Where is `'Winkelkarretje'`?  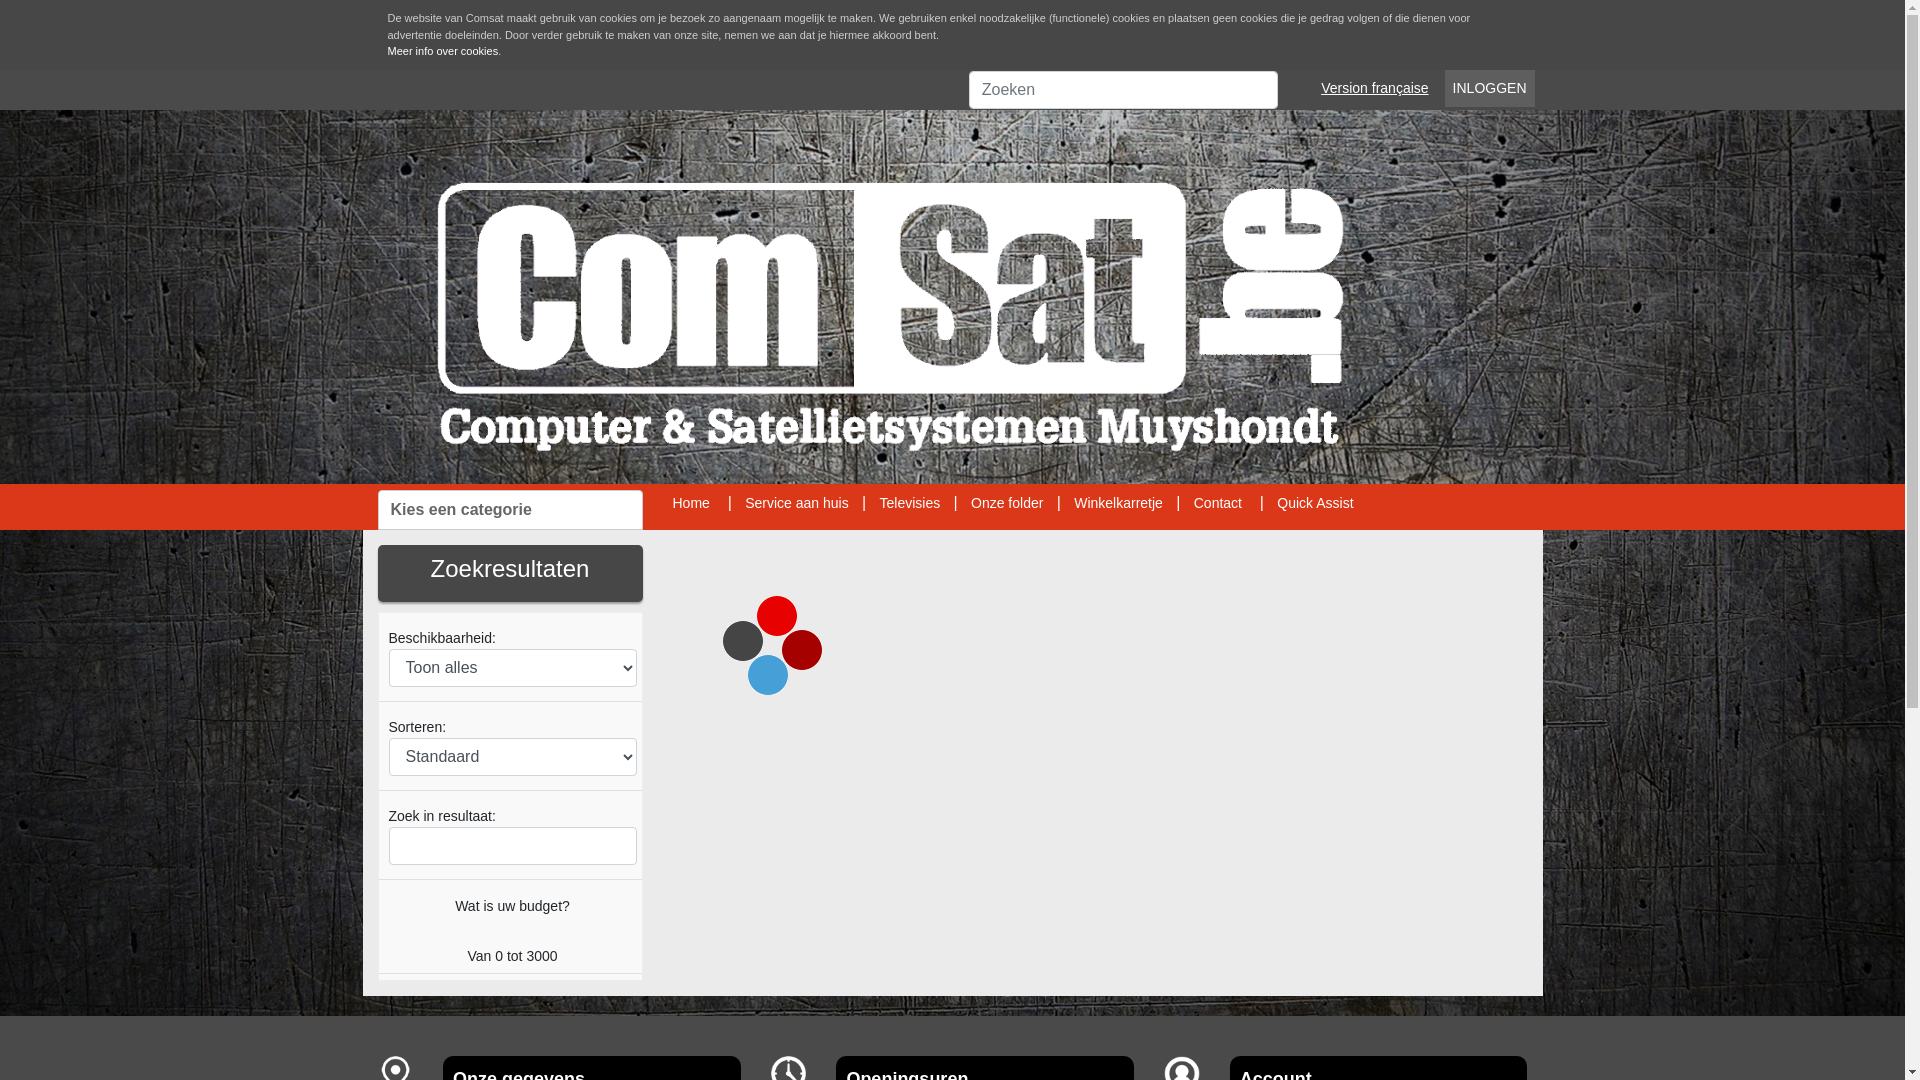
'Winkelkarretje' is located at coordinates (1117, 501).